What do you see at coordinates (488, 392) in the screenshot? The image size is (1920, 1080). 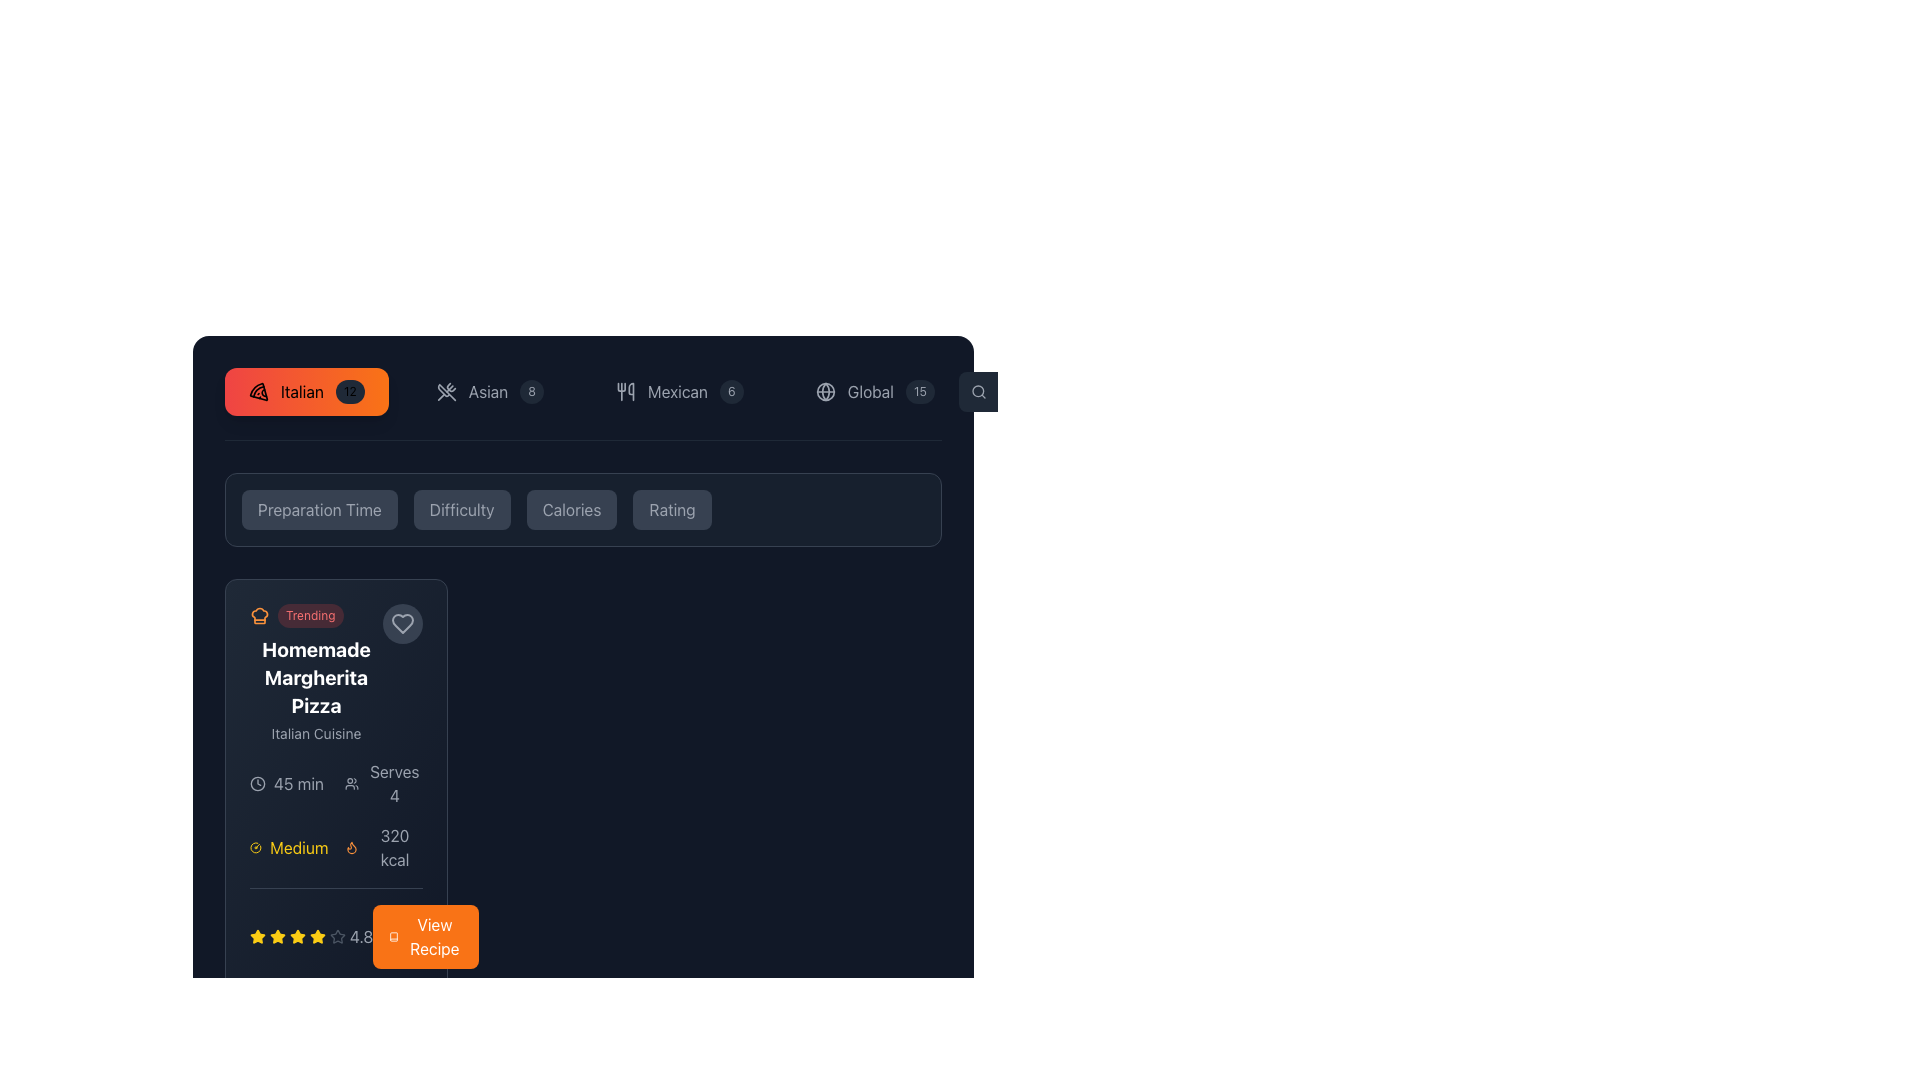 I see `the navigation label for Asian cuisine, which is positioned to the right of the Italian section and left of the Mexican label` at bounding box center [488, 392].